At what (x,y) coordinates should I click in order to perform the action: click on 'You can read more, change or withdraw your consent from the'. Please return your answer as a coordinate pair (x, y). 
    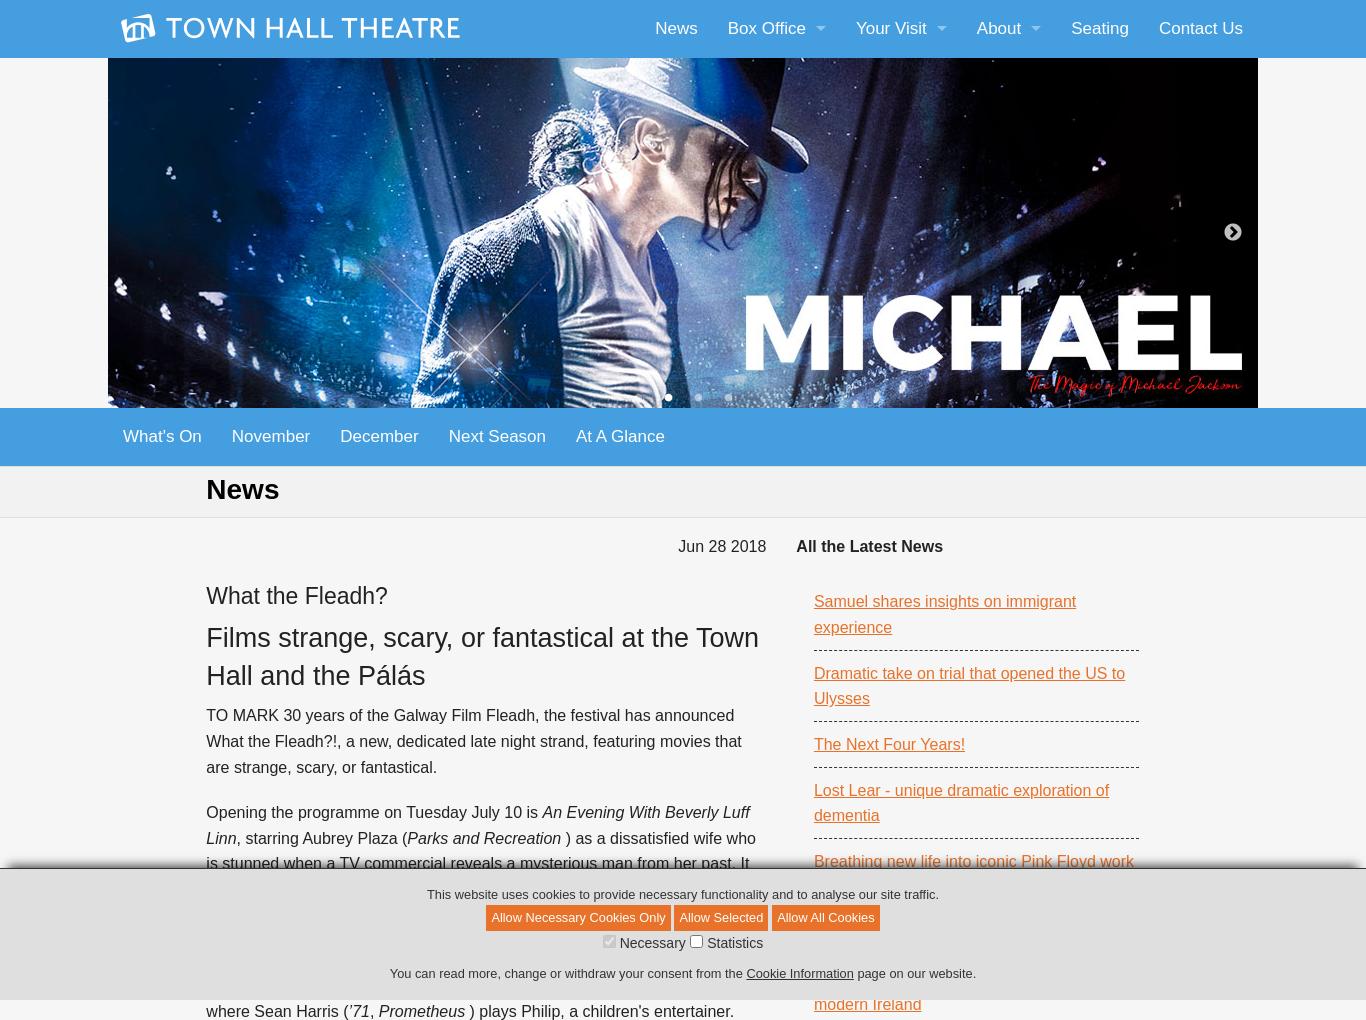
    Looking at the image, I should click on (388, 971).